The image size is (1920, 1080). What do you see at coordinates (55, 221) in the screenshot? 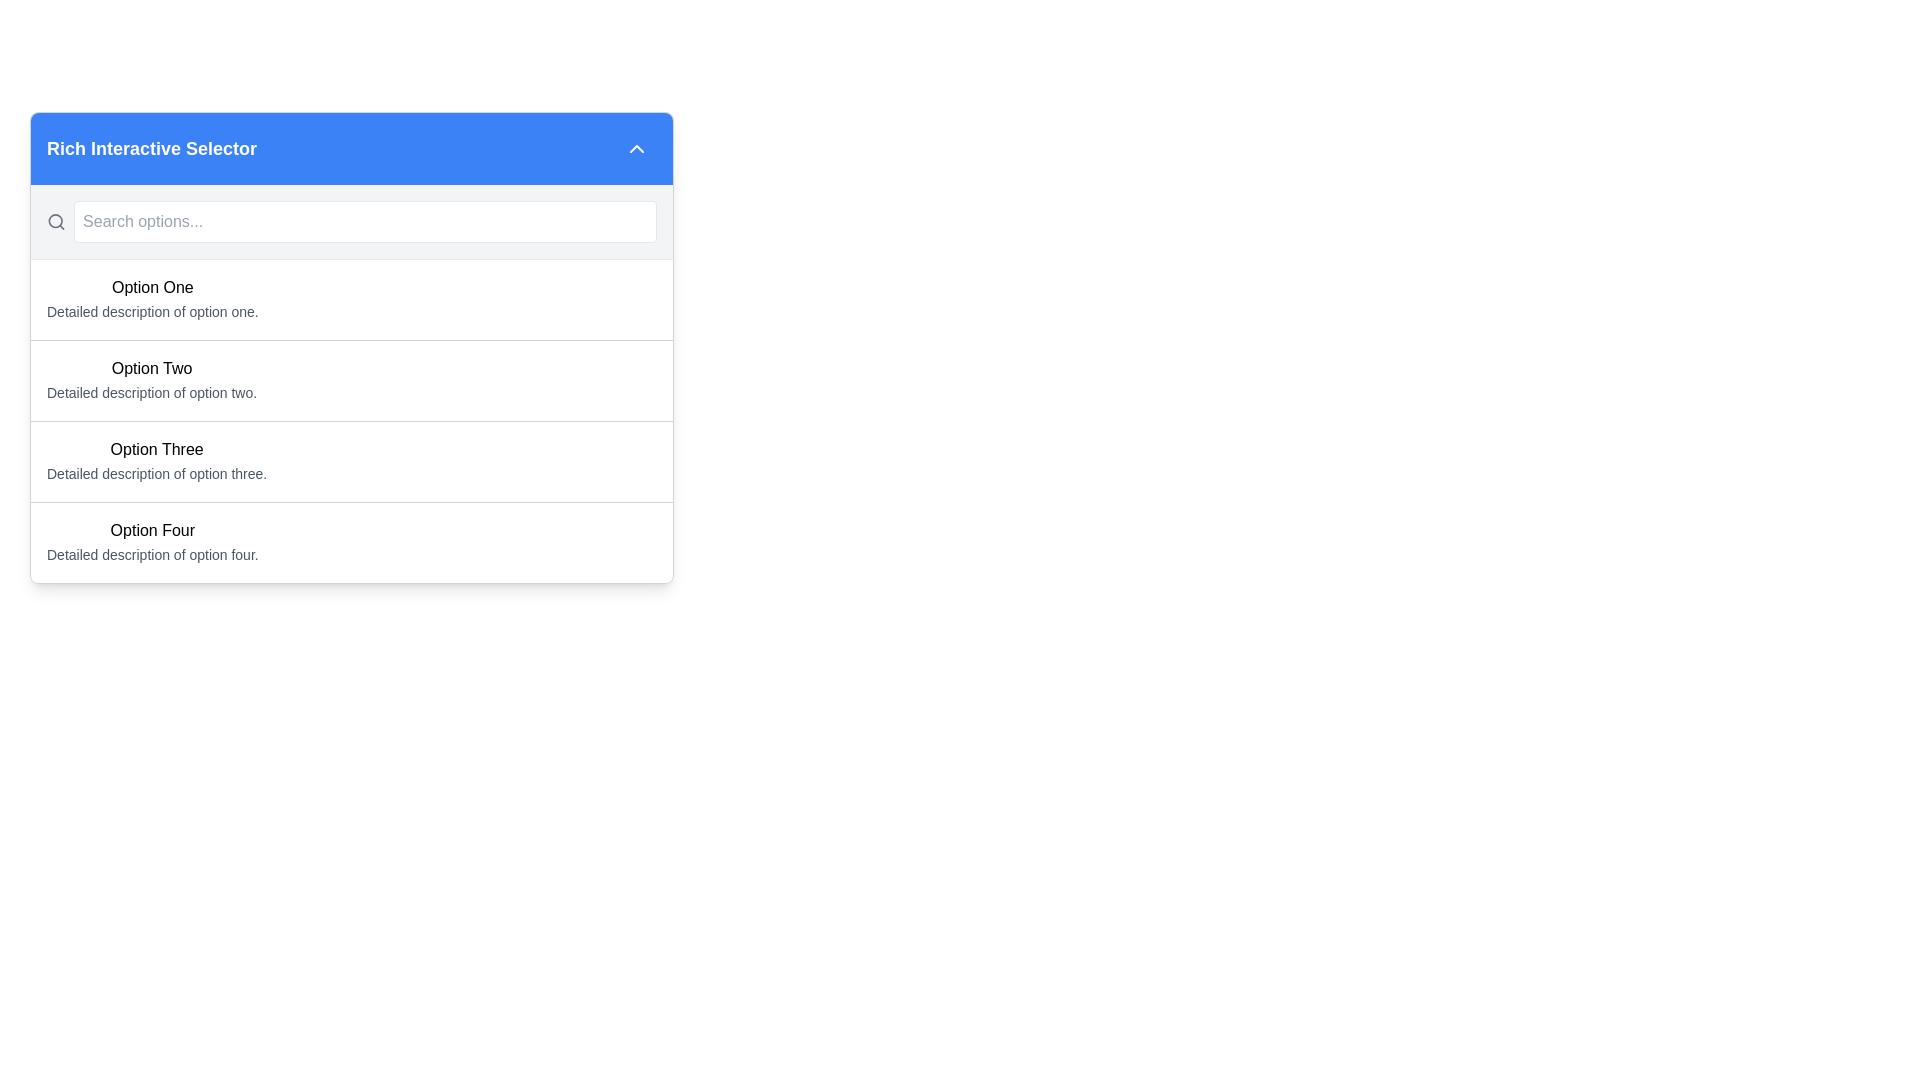
I see `the decorative circle SVG element that indicates the search function, located at the top-left corner of the interactive selector panel` at bounding box center [55, 221].